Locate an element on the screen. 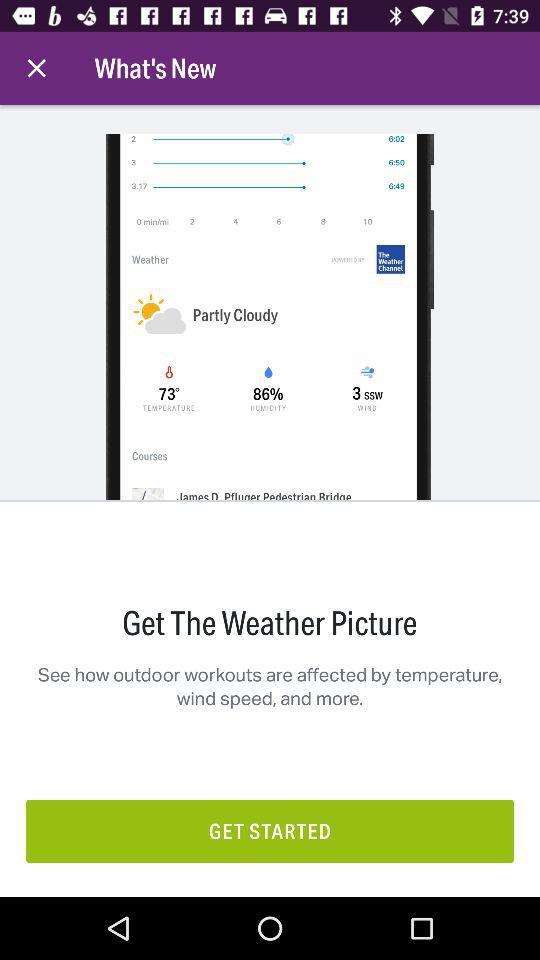 The width and height of the screenshot is (540, 960). the item next to the what's new is located at coordinates (36, 68).